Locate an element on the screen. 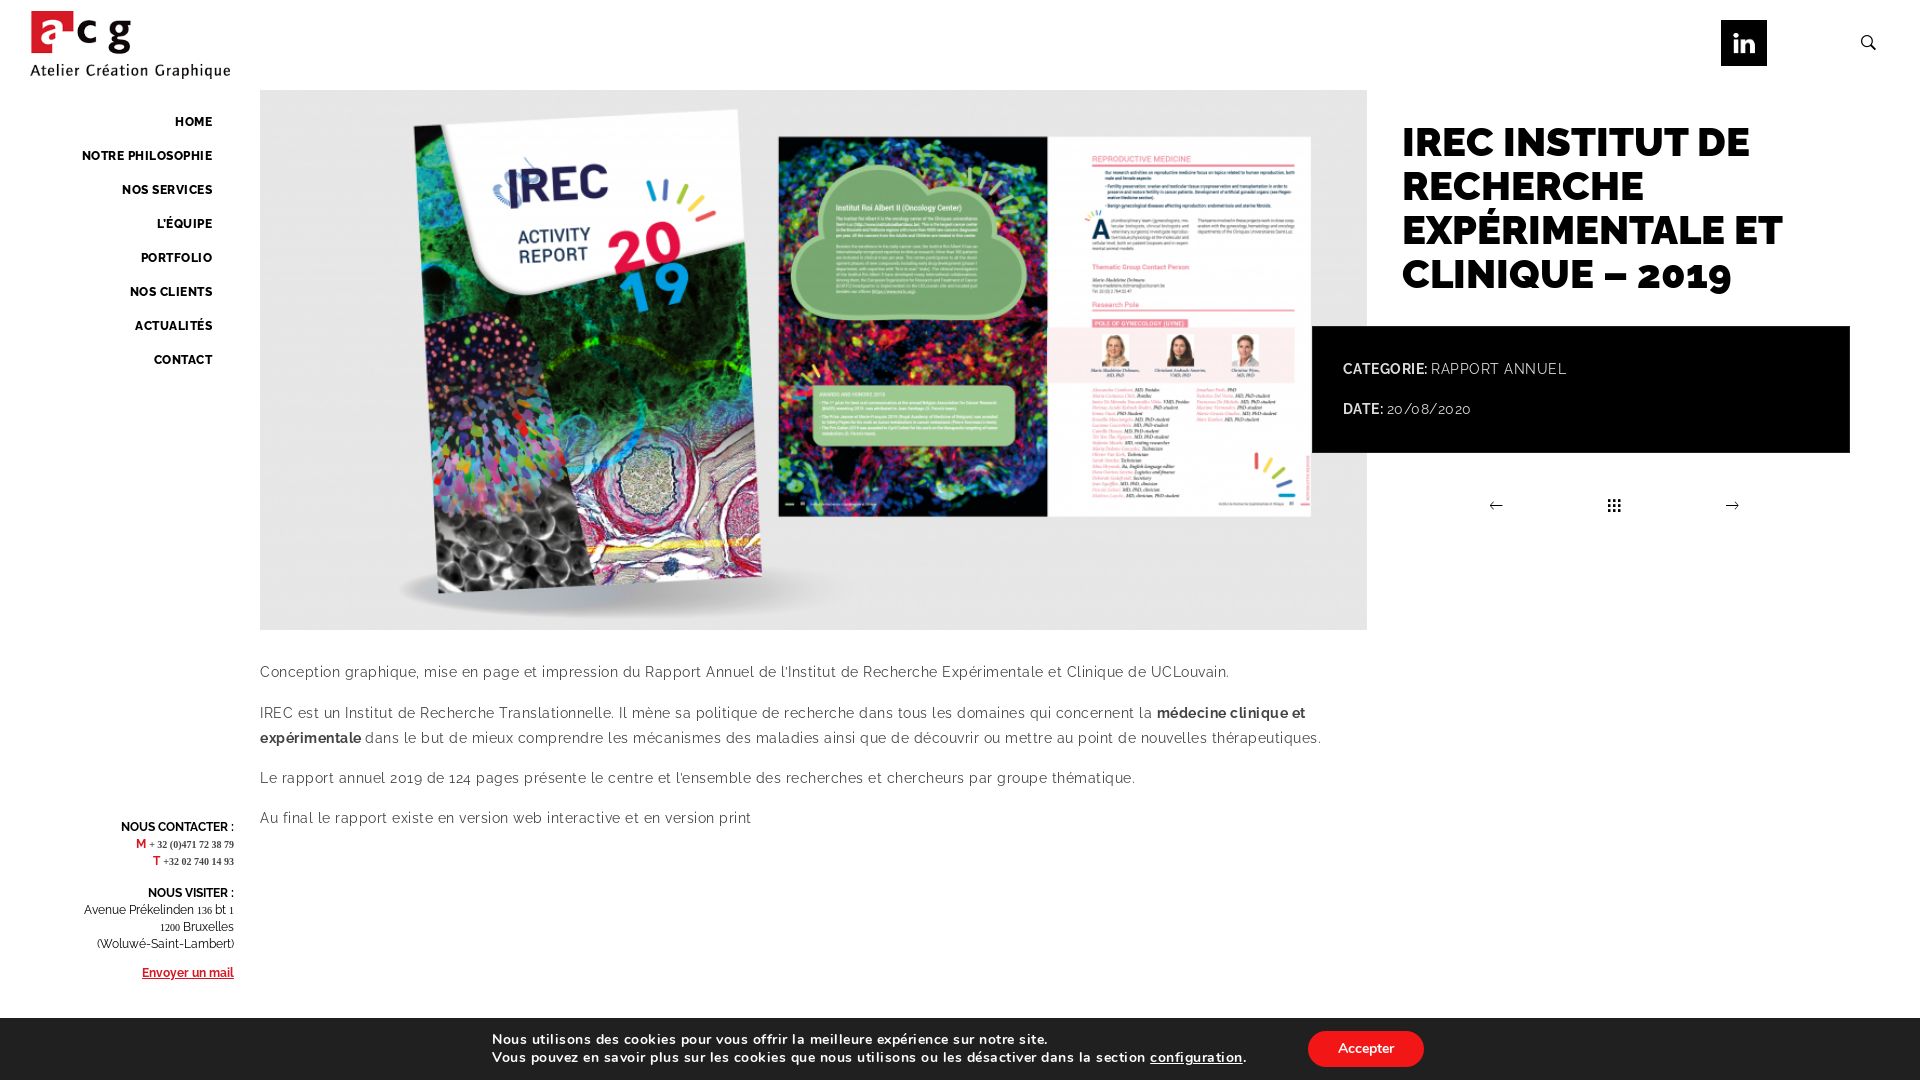 Image resolution: width=1920 pixels, height=1080 pixels. 'NOS SERVICES' is located at coordinates (167, 189).